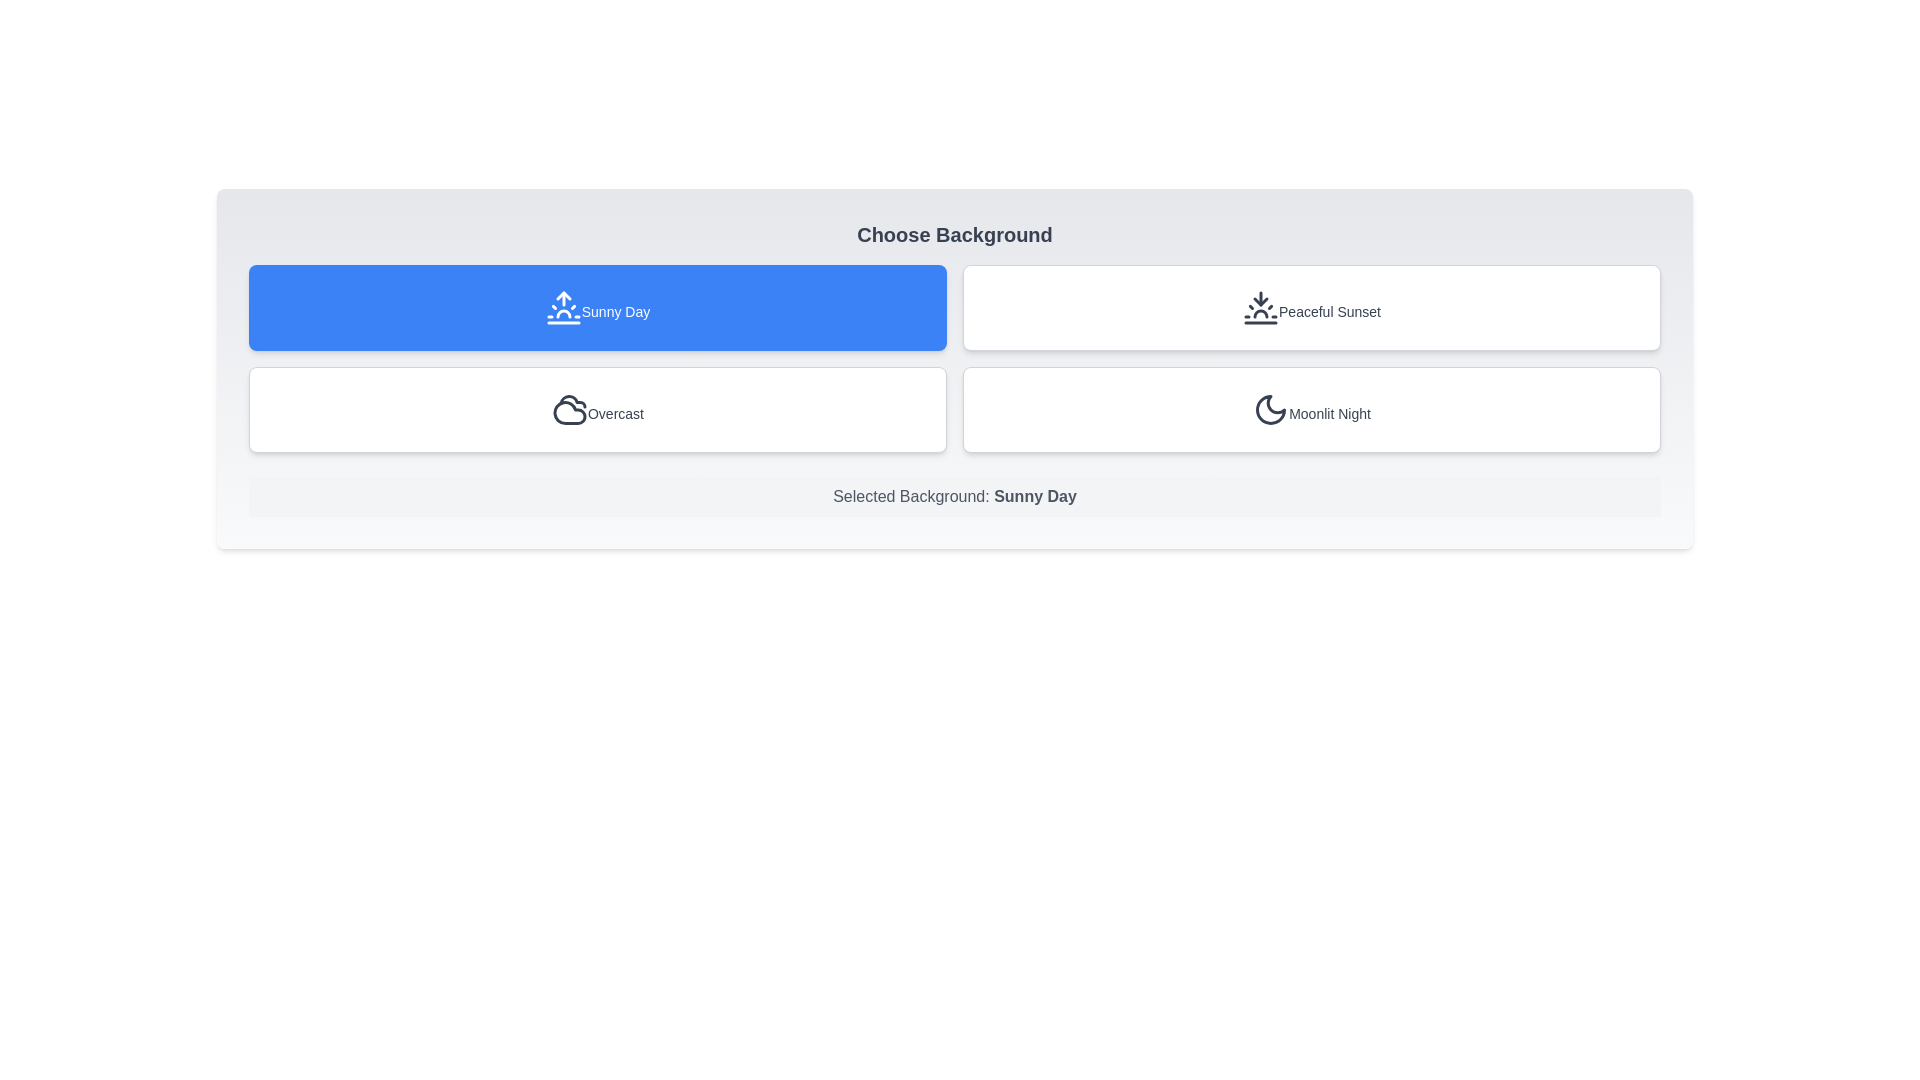  I want to click on the background Overcast by clicking its corresponding button, so click(597, 408).